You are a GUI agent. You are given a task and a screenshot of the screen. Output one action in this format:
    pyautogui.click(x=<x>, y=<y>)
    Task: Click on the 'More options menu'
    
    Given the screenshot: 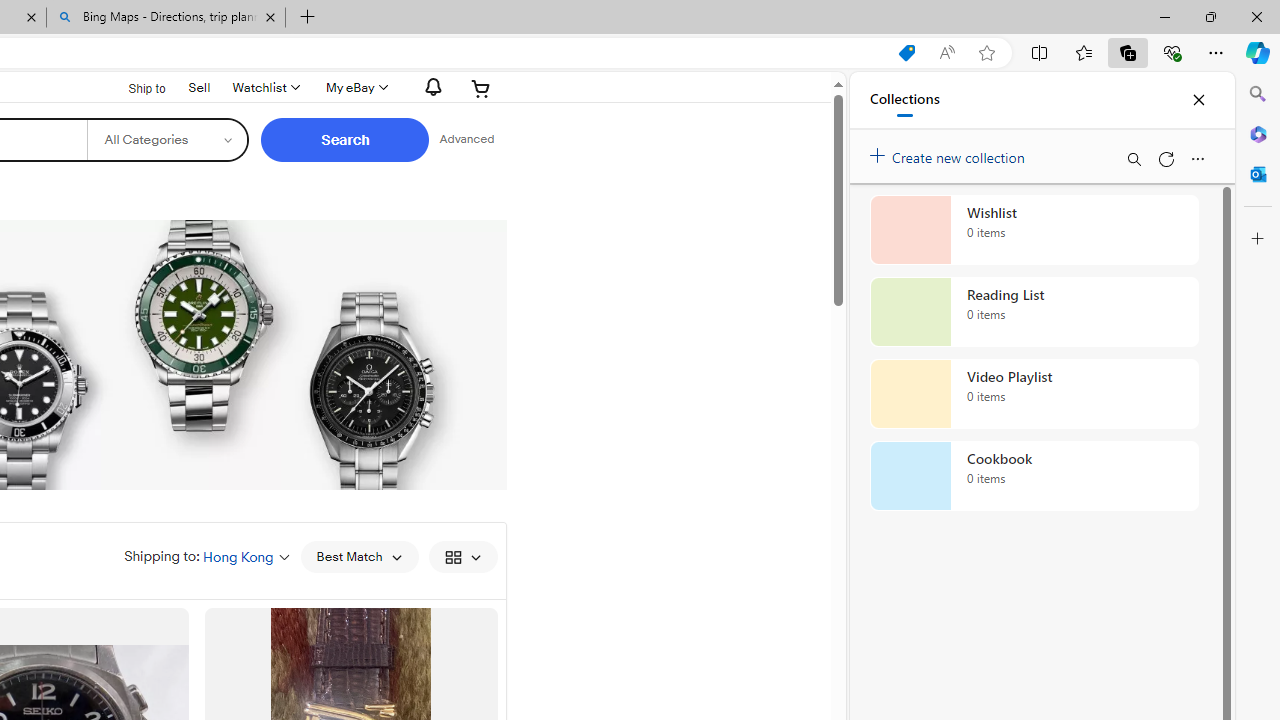 What is the action you would take?
    pyautogui.click(x=1197, y=158)
    